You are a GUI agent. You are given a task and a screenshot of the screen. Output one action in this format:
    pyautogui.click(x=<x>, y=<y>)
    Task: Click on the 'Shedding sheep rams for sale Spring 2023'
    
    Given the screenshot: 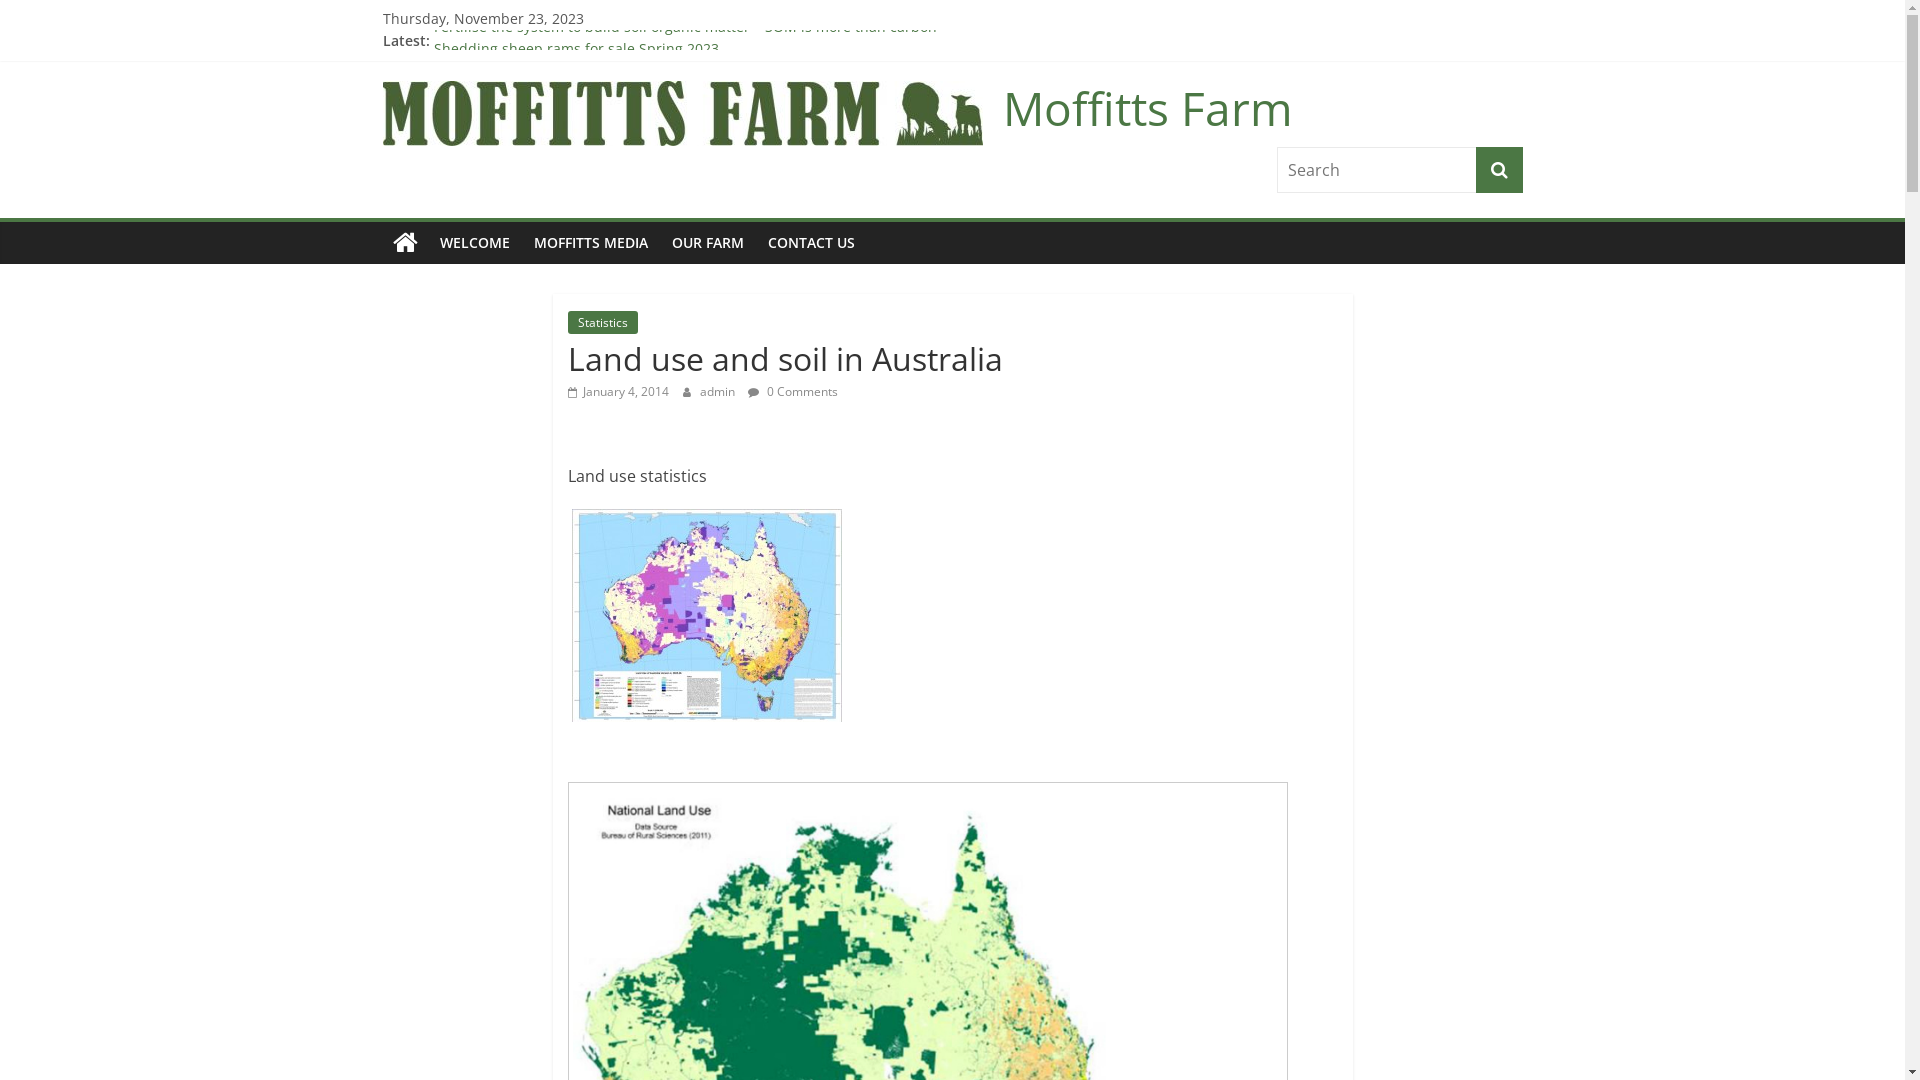 What is the action you would take?
    pyautogui.click(x=575, y=40)
    